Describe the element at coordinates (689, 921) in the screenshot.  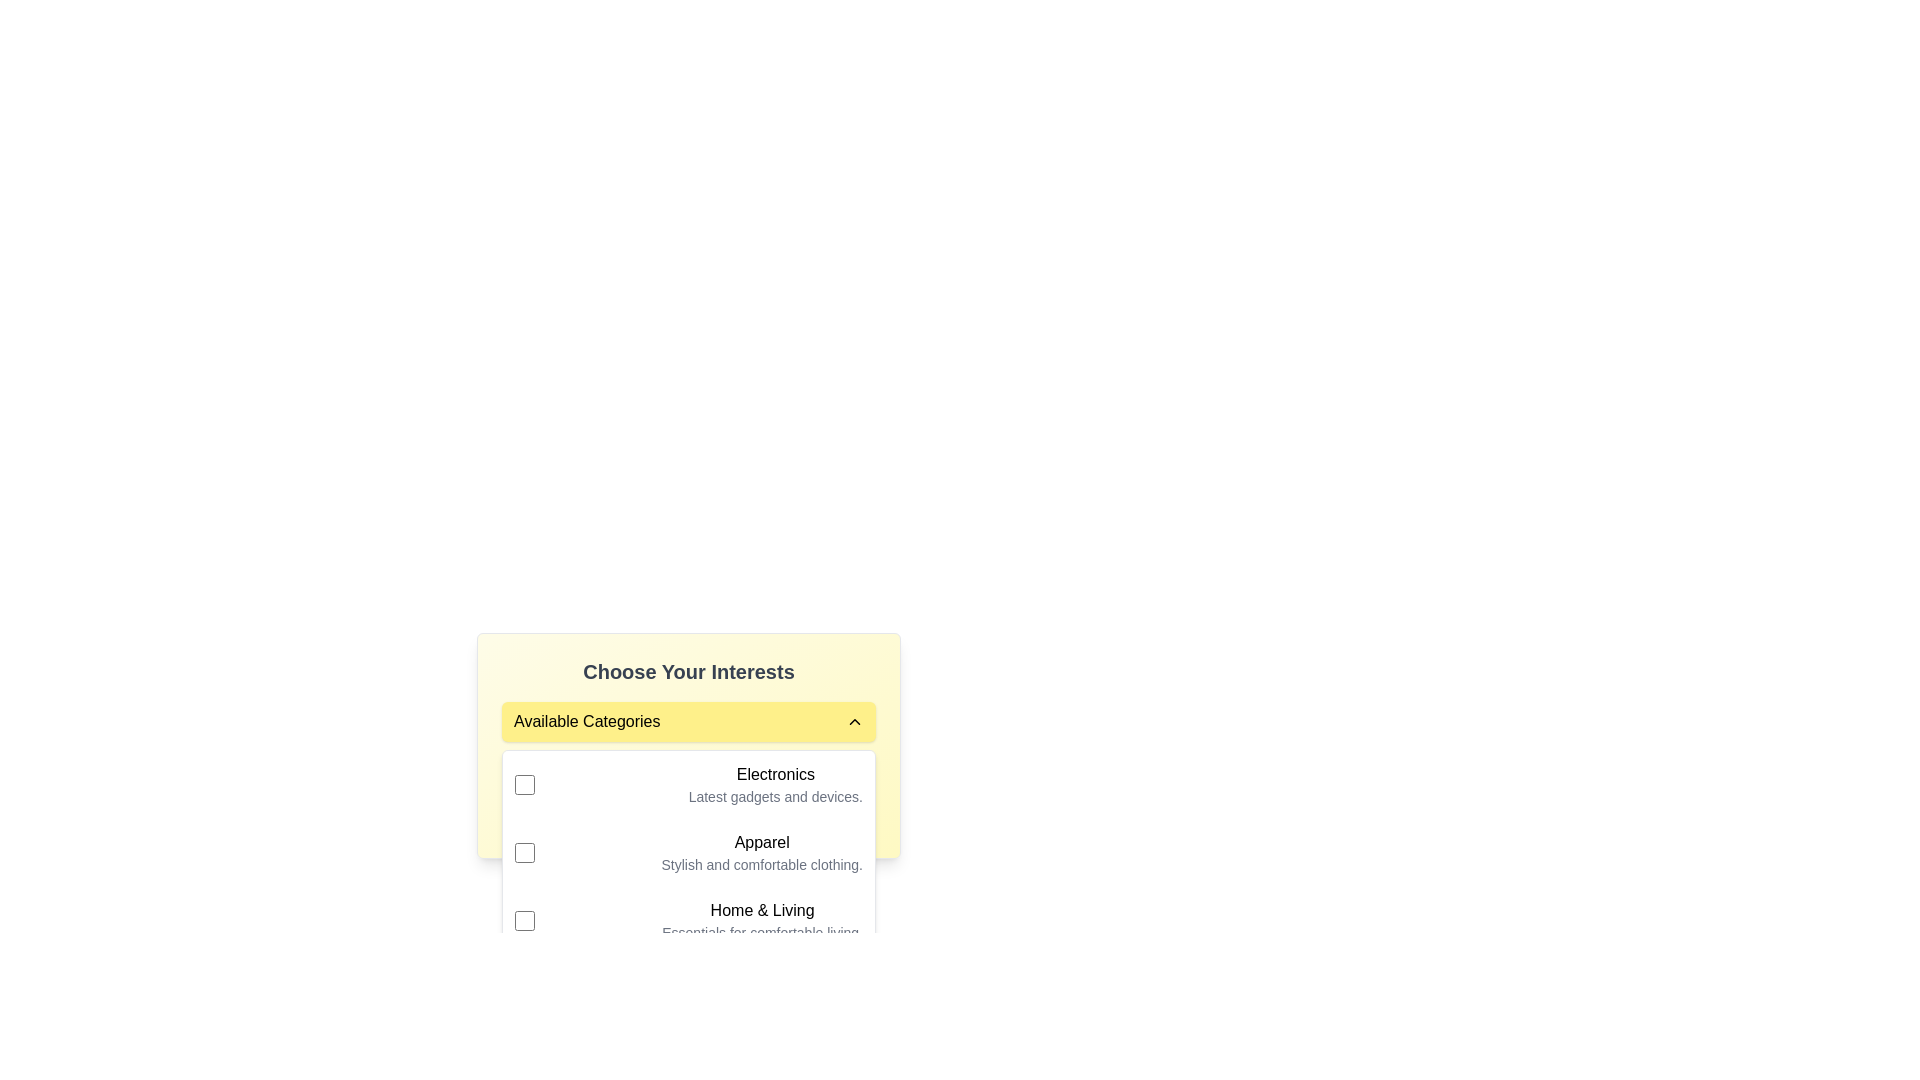
I see `the checkbox for the third option in the 'Available Categories' dropdown menu` at that location.